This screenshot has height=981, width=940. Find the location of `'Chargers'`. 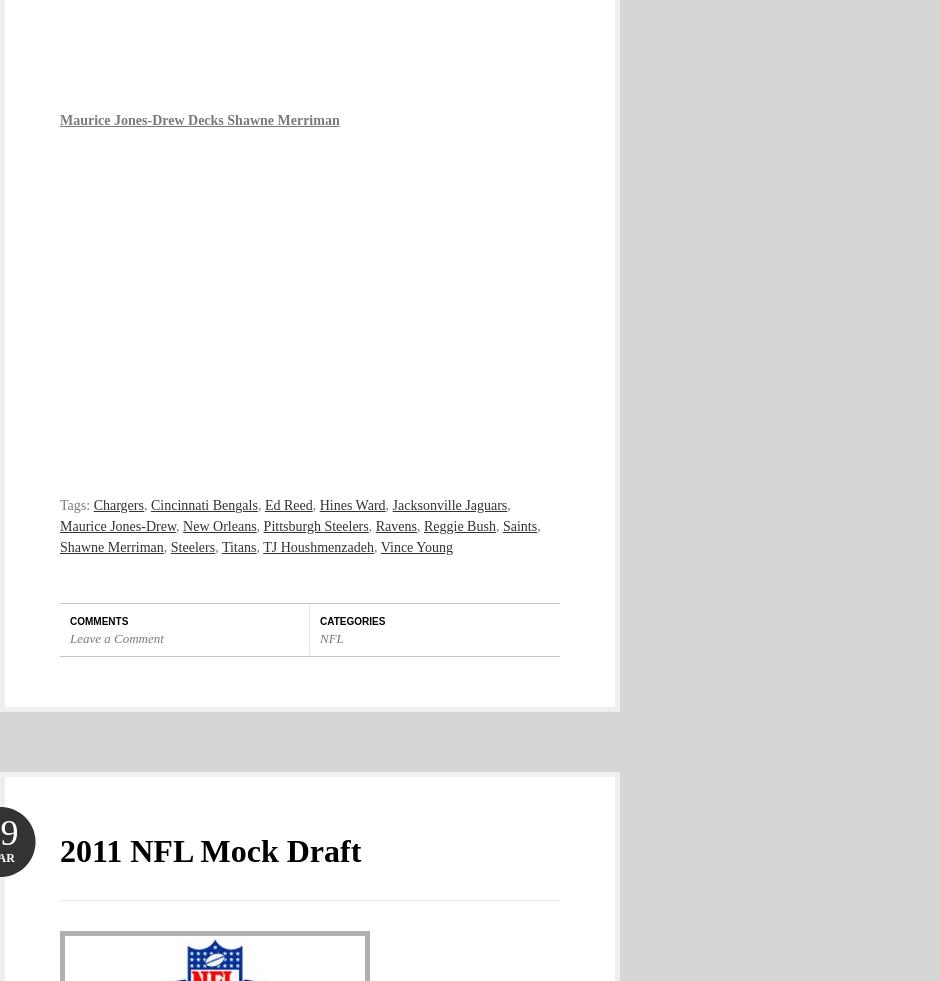

'Chargers' is located at coordinates (117, 504).